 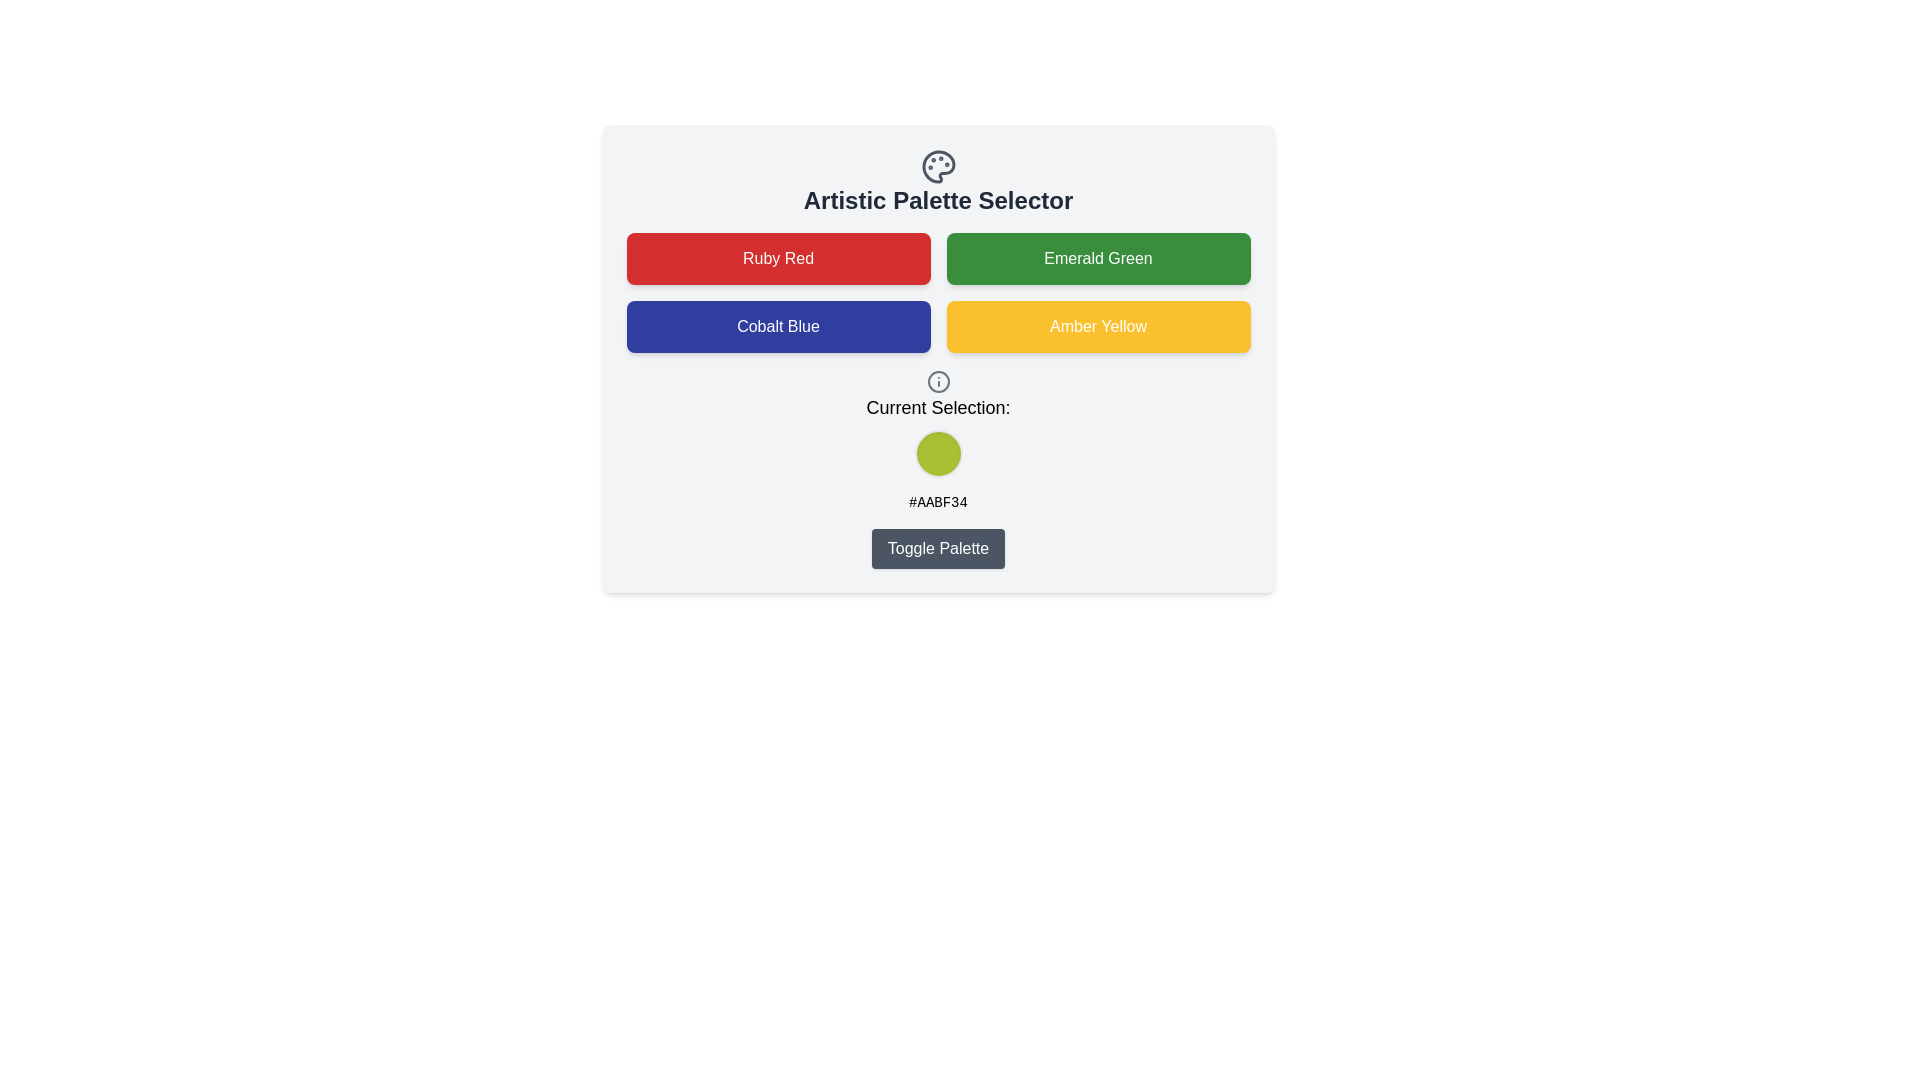 What do you see at coordinates (937, 381) in the screenshot?
I see `the small circular info icon with a gray border, located above the text 'Current Selection:' and below the header 'Artistic Palette Selector'` at bounding box center [937, 381].